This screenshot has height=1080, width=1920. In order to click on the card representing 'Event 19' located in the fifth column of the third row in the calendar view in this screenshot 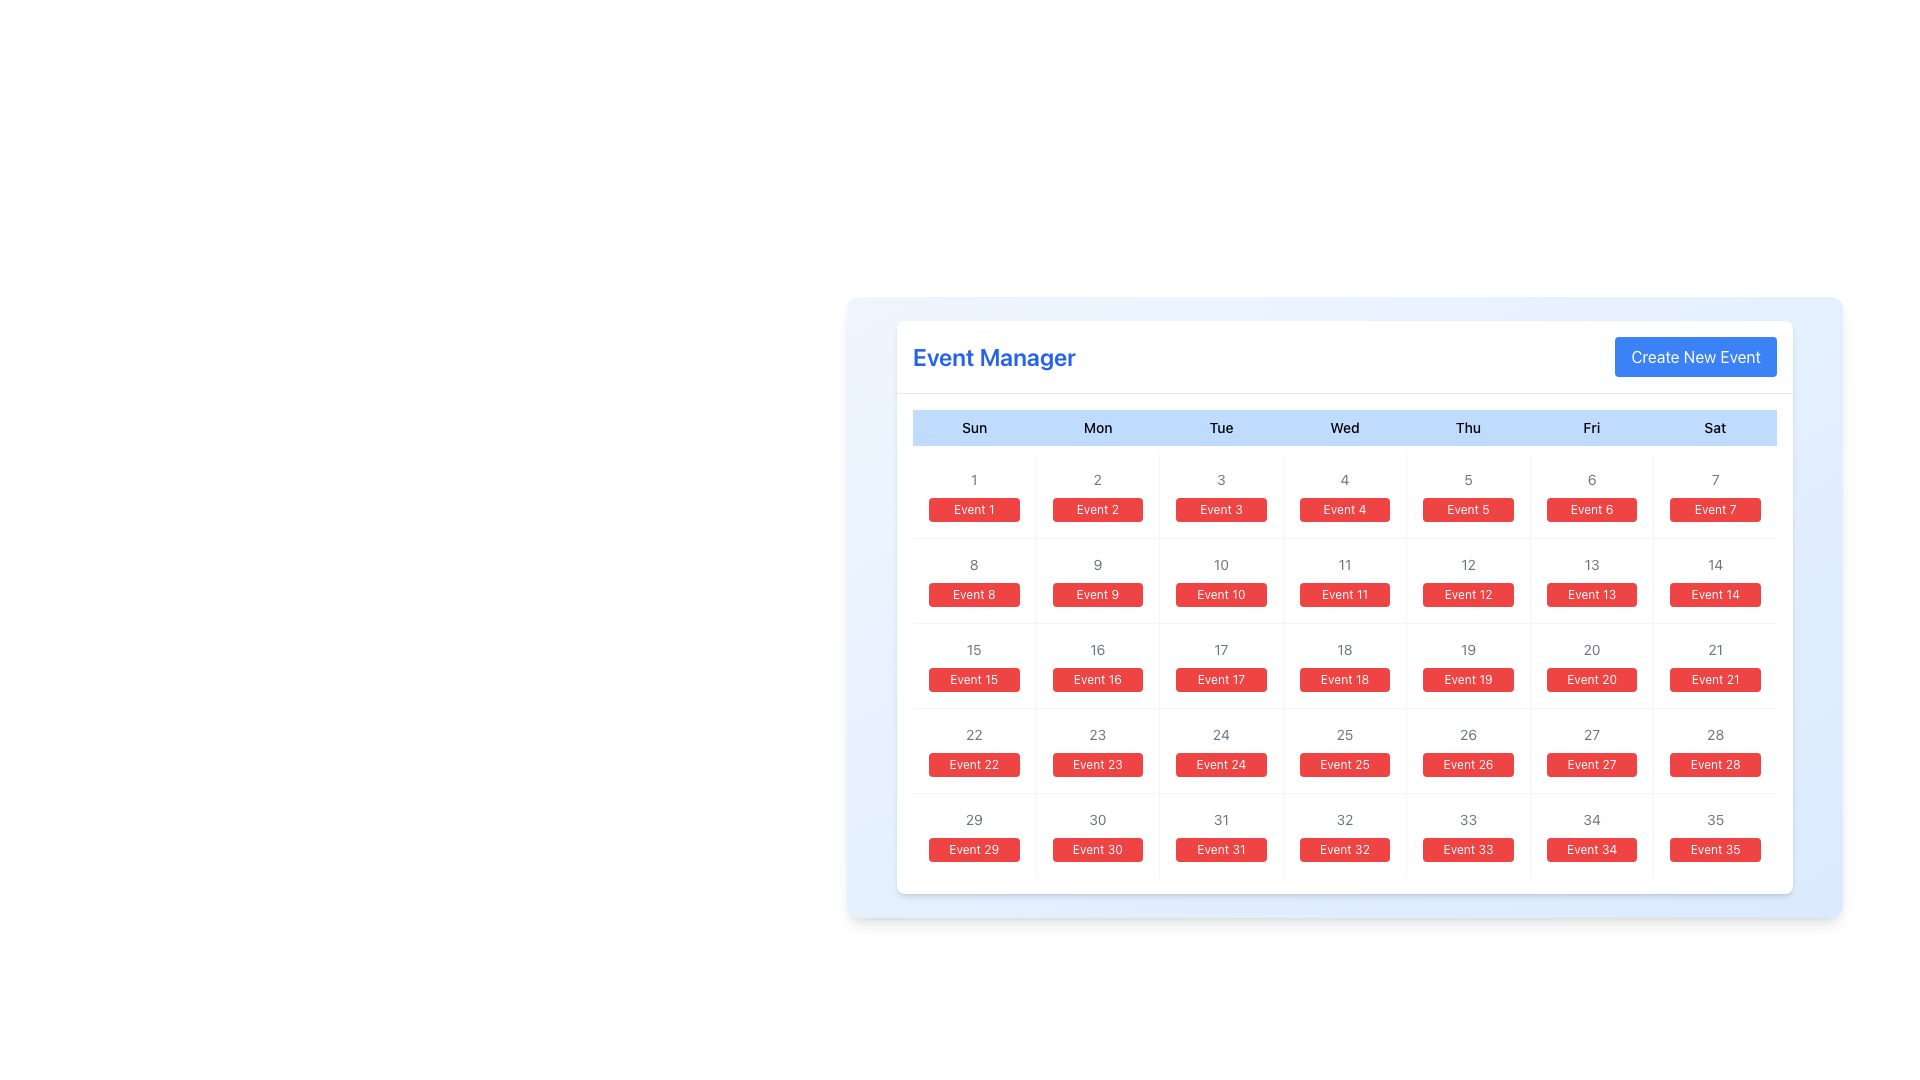, I will do `click(1468, 666)`.